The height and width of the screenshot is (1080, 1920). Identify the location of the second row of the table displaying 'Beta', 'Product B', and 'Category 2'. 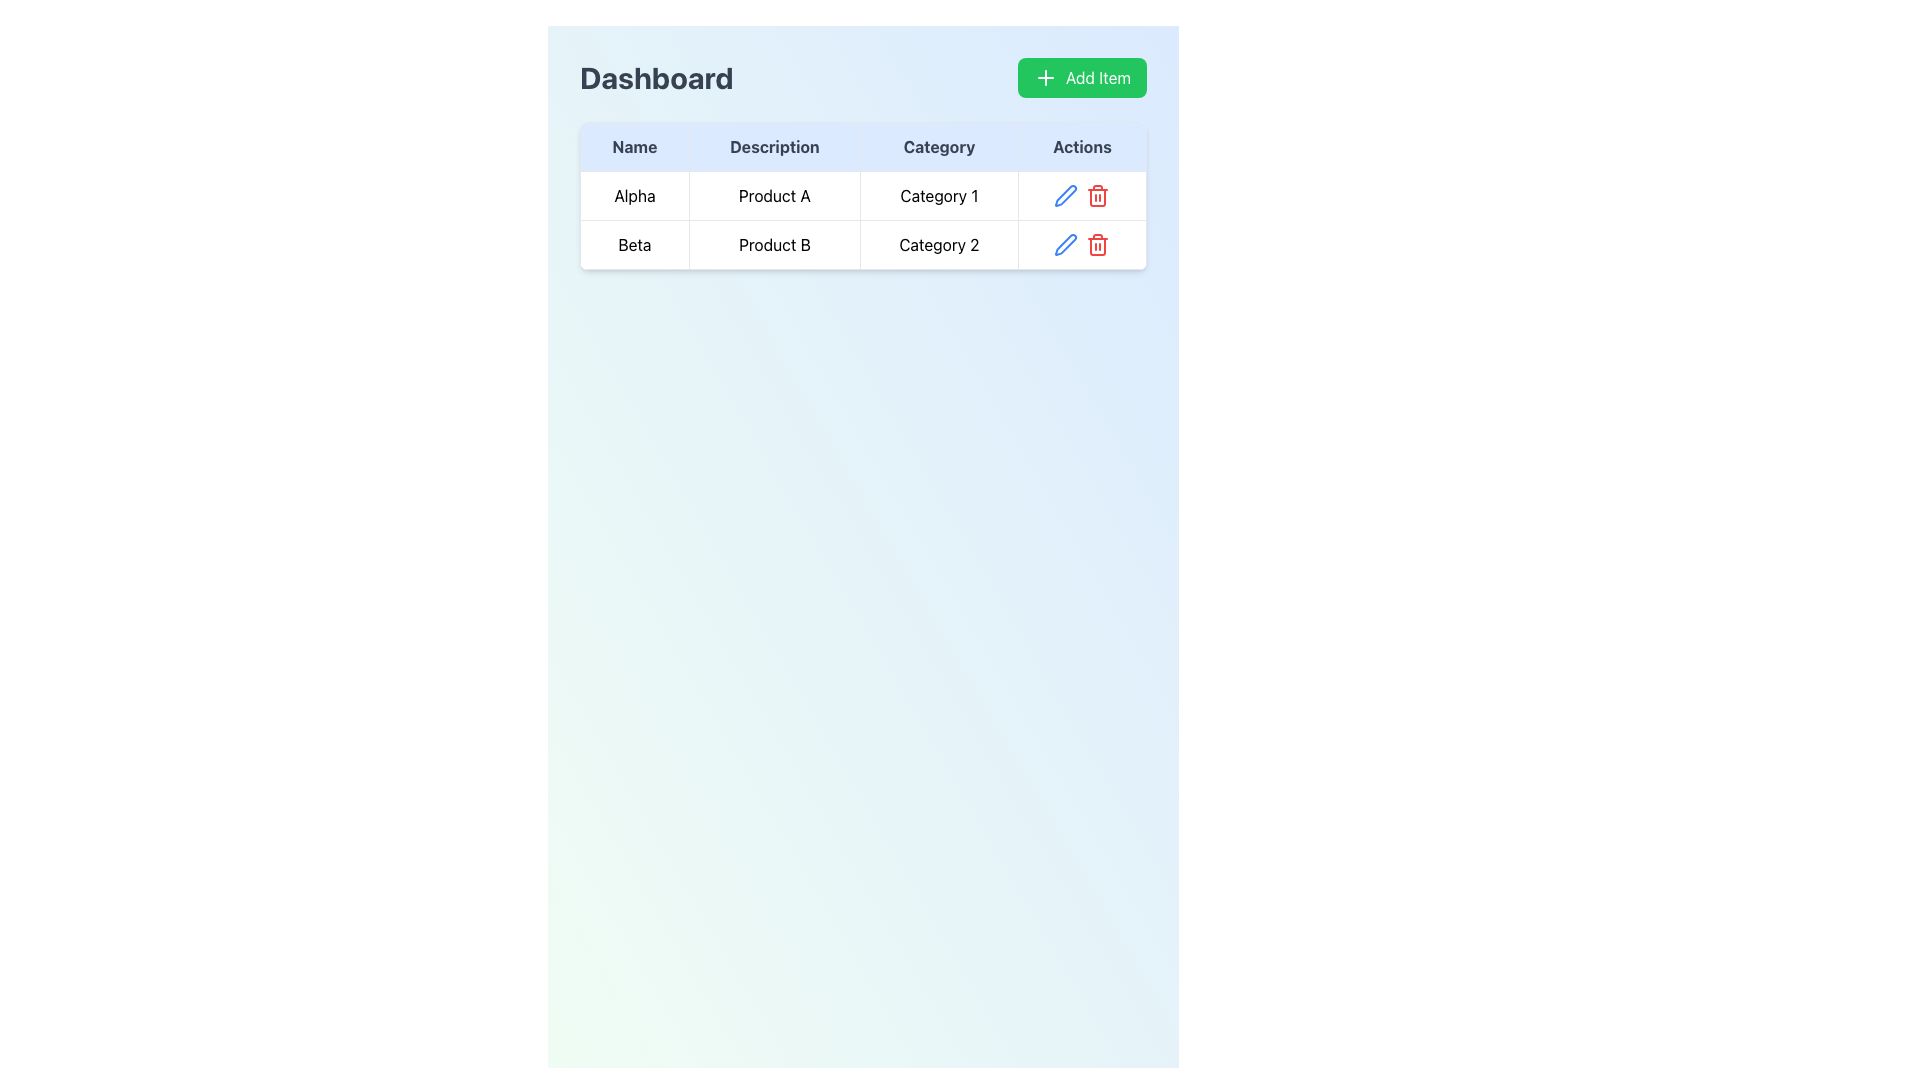
(863, 244).